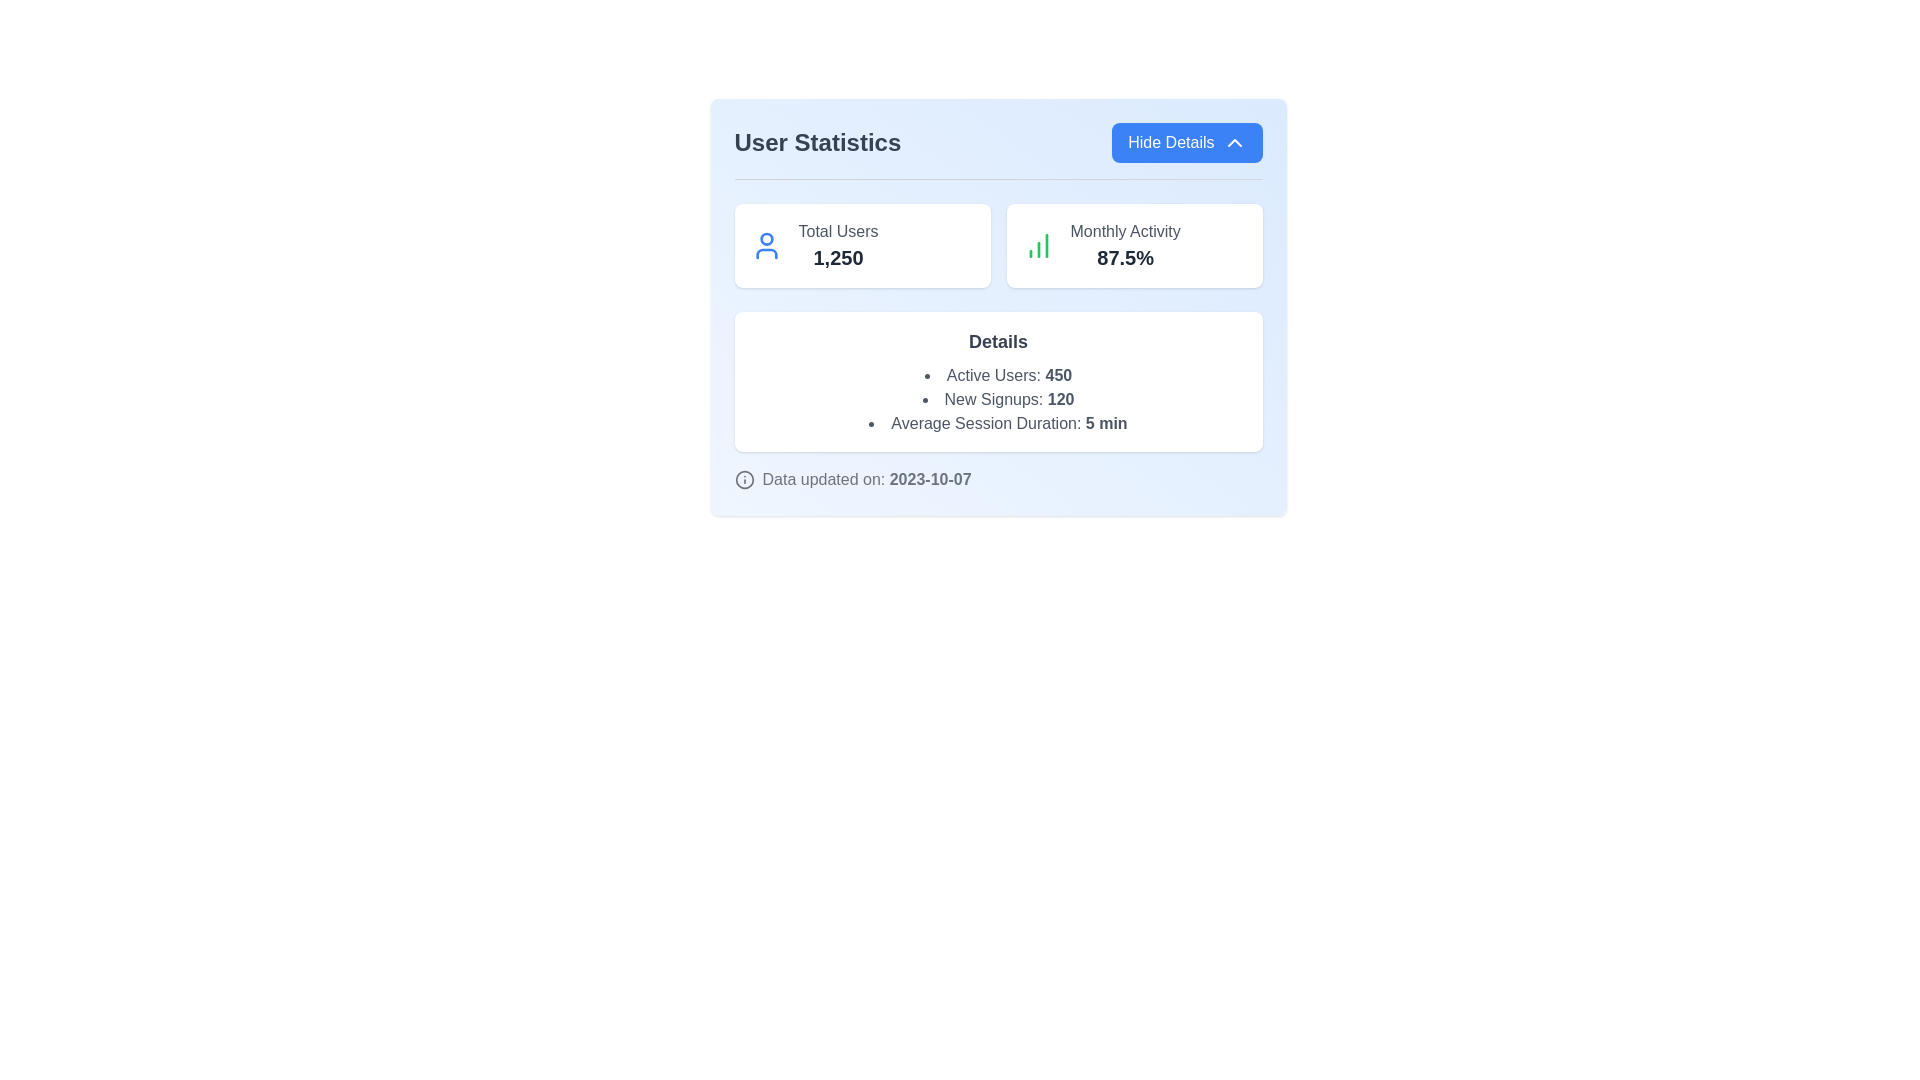 This screenshot has height=1080, width=1920. I want to click on the Text Display that shows the count of 'New Signups' located under the 'User Statistics' heading, so click(1060, 399).